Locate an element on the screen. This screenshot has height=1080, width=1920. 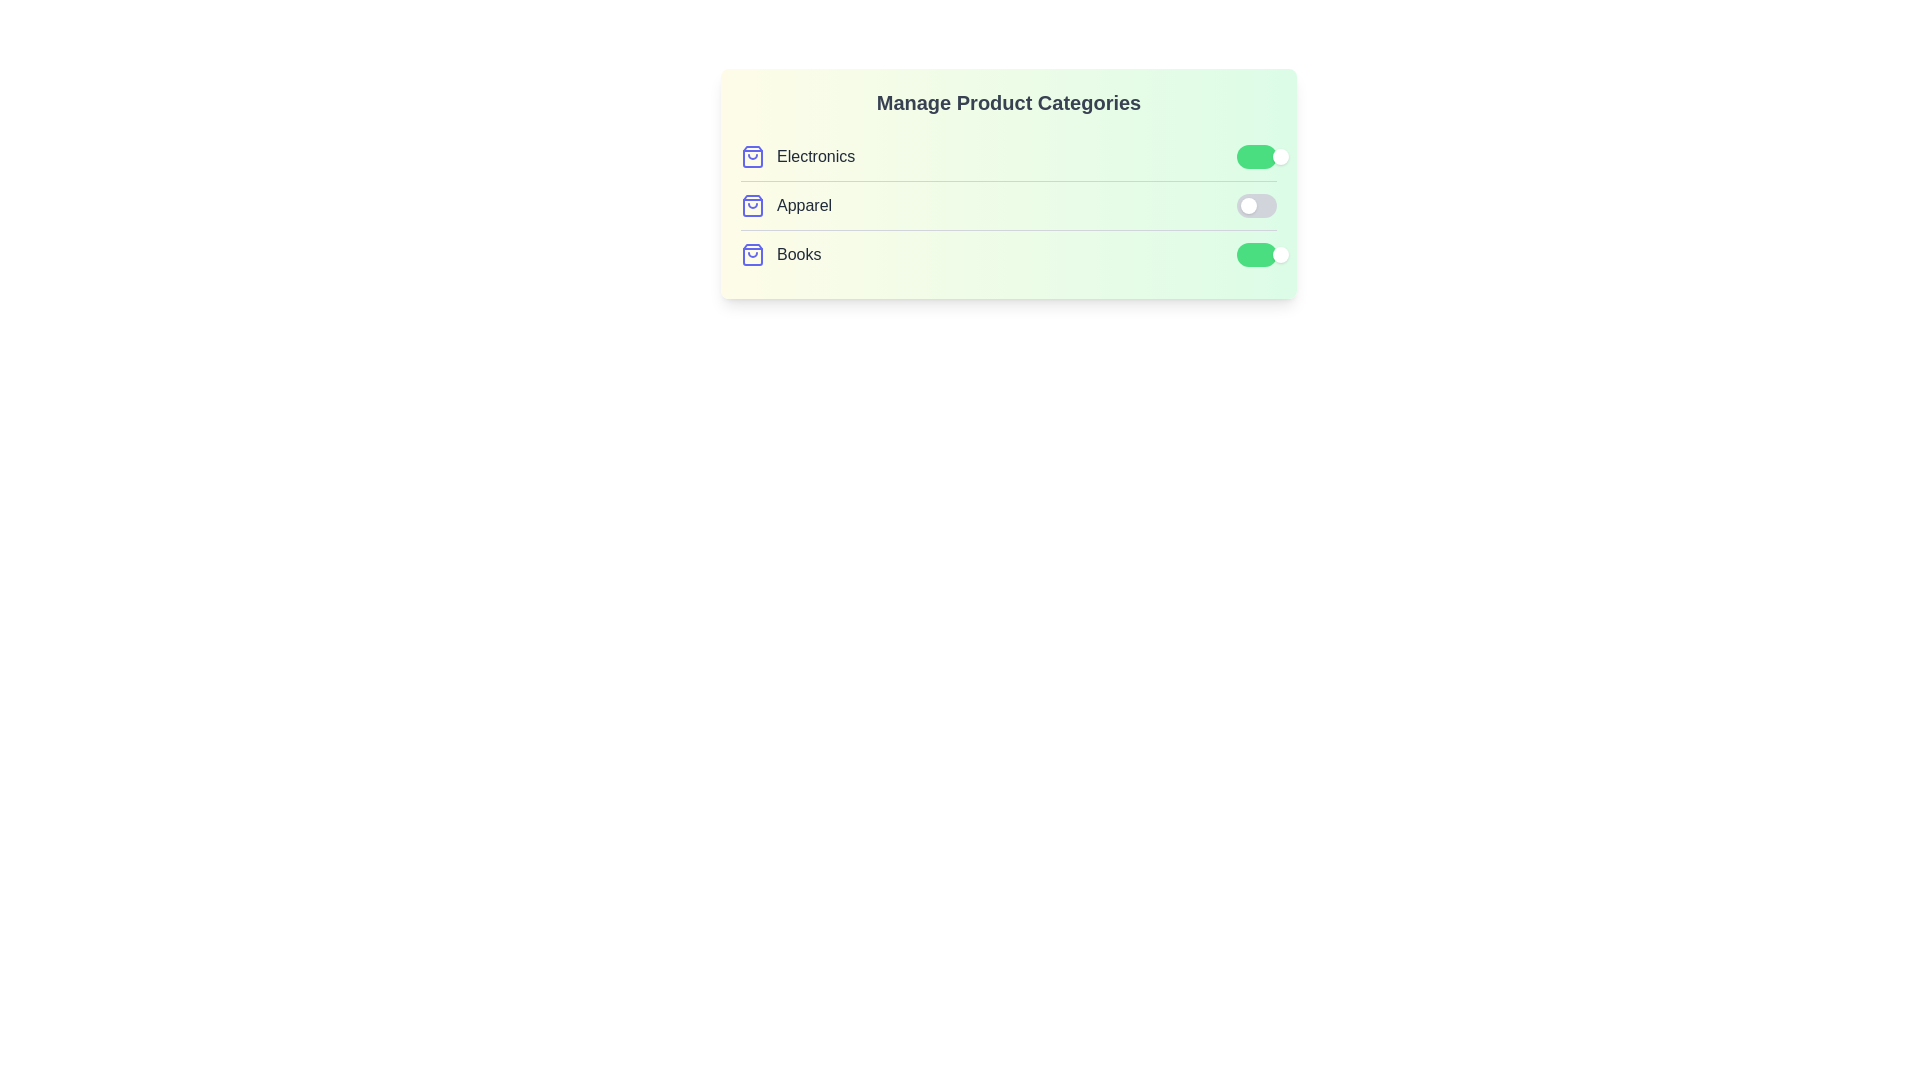
the 'ShoppingBag' icon next to the category Electronics is located at coordinates (752, 156).